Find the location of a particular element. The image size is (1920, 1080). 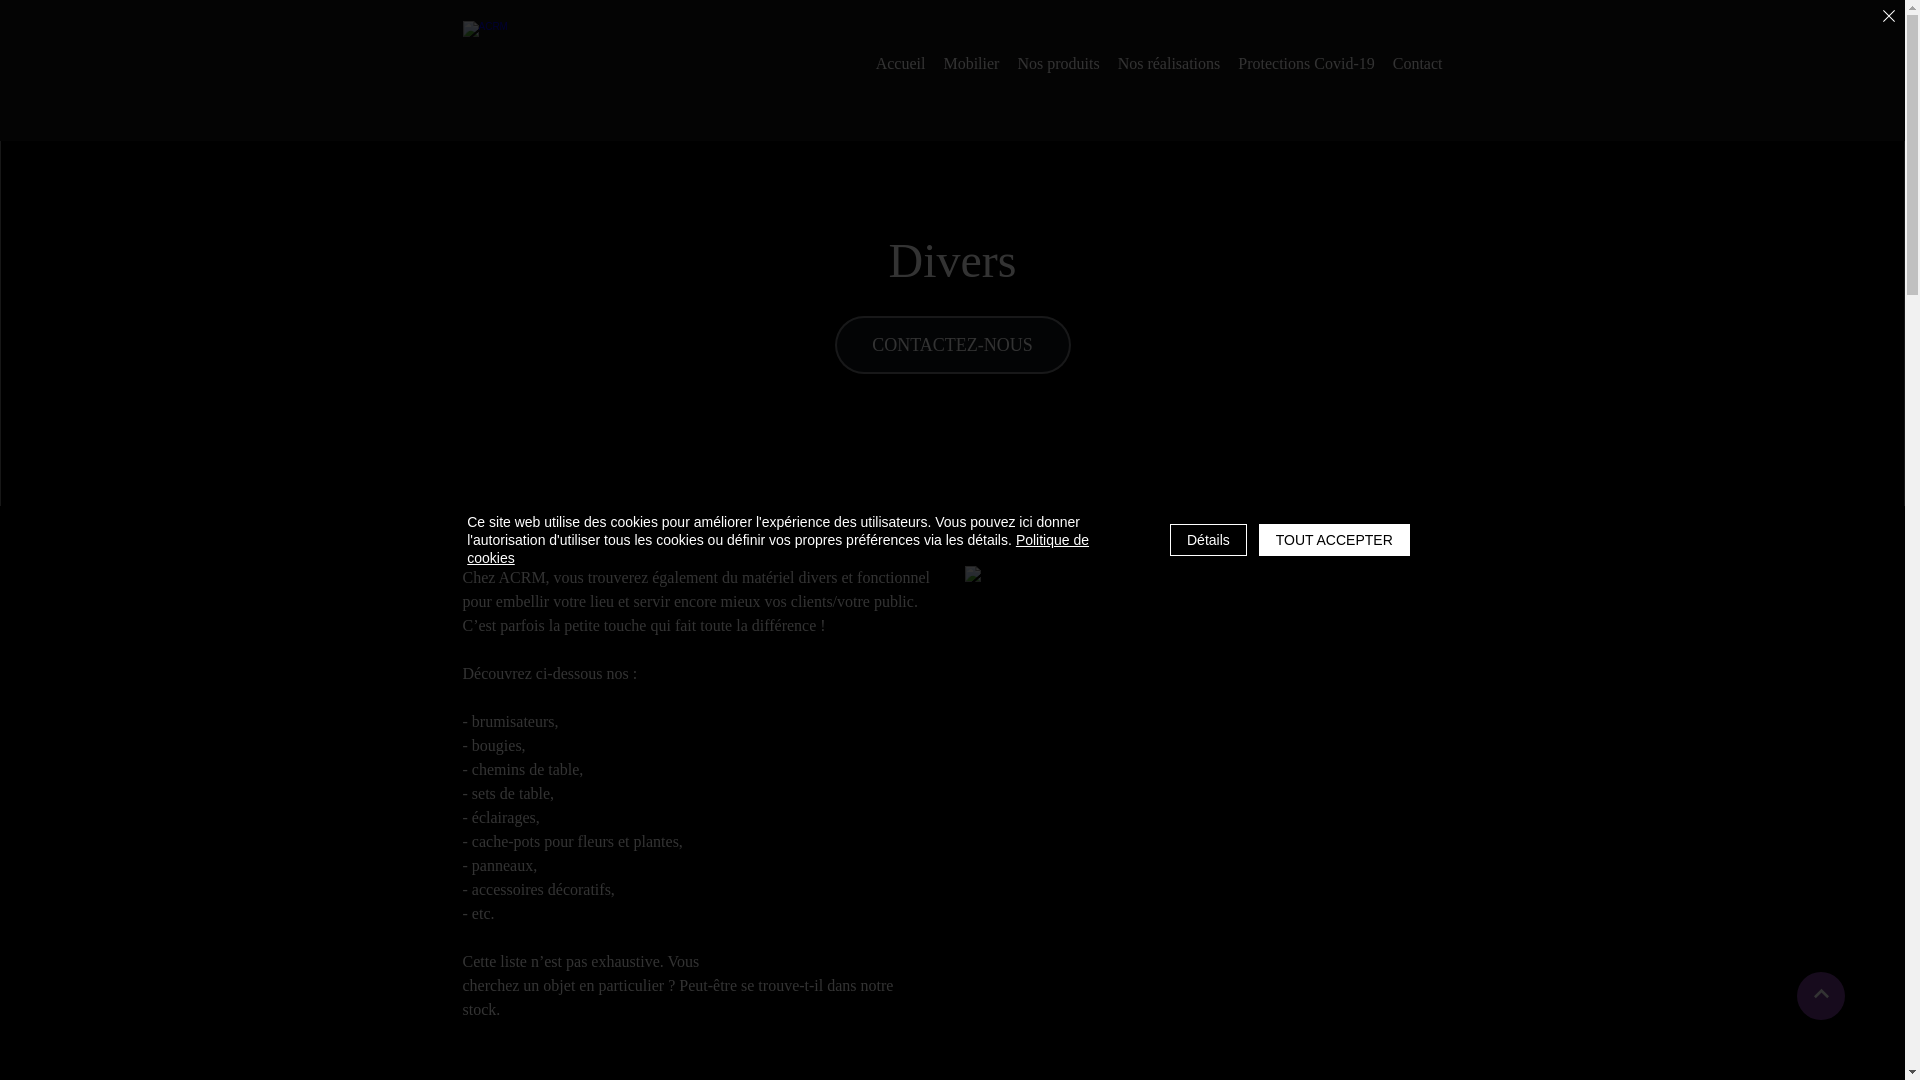

'Protections Covid-19' is located at coordinates (1305, 63).